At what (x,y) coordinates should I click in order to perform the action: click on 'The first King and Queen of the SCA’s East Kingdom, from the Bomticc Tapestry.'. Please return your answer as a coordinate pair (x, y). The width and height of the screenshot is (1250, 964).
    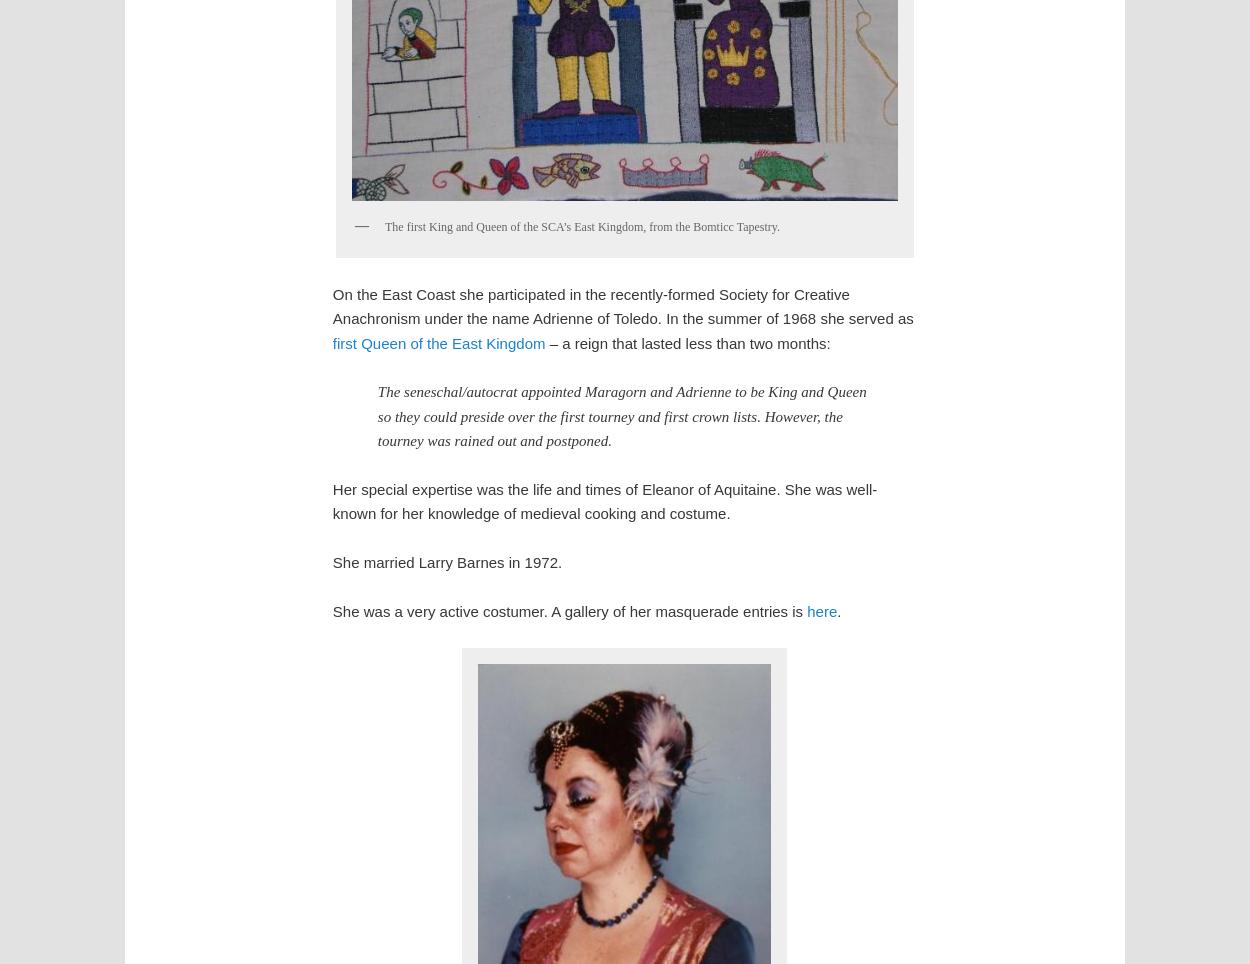
    Looking at the image, I should click on (581, 225).